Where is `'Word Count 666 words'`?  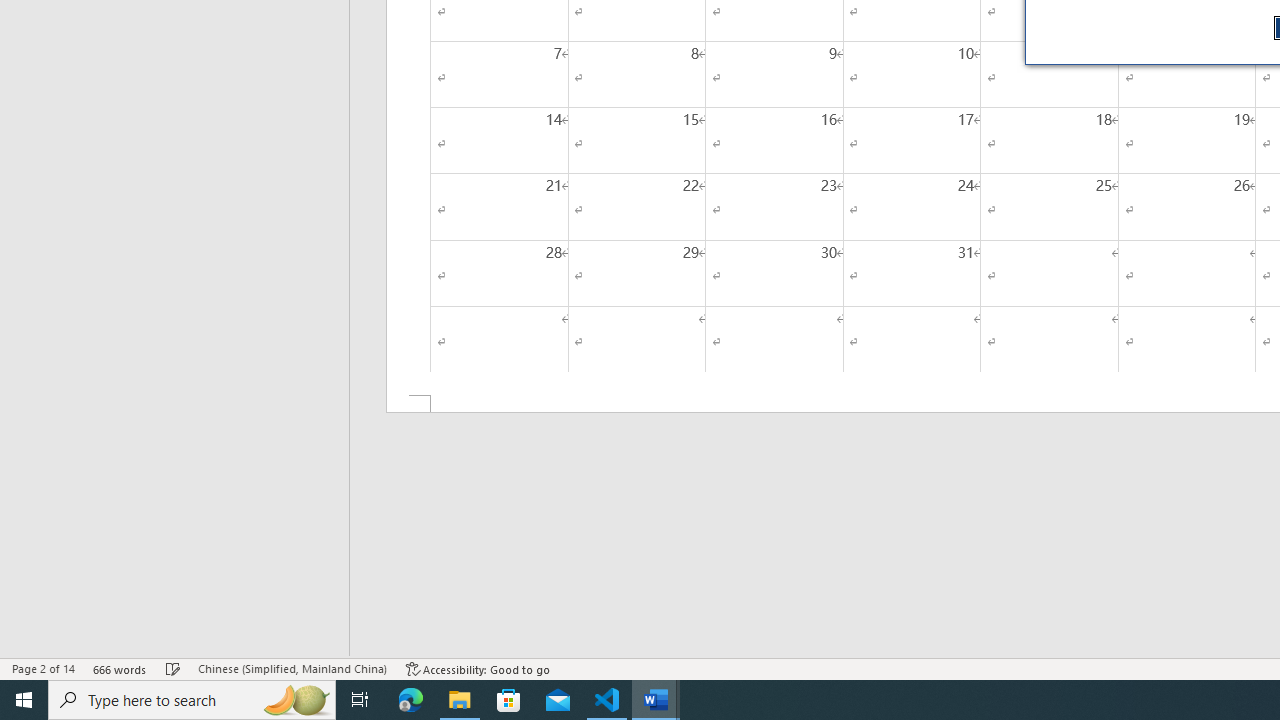 'Word Count 666 words' is located at coordinates (119, 669).